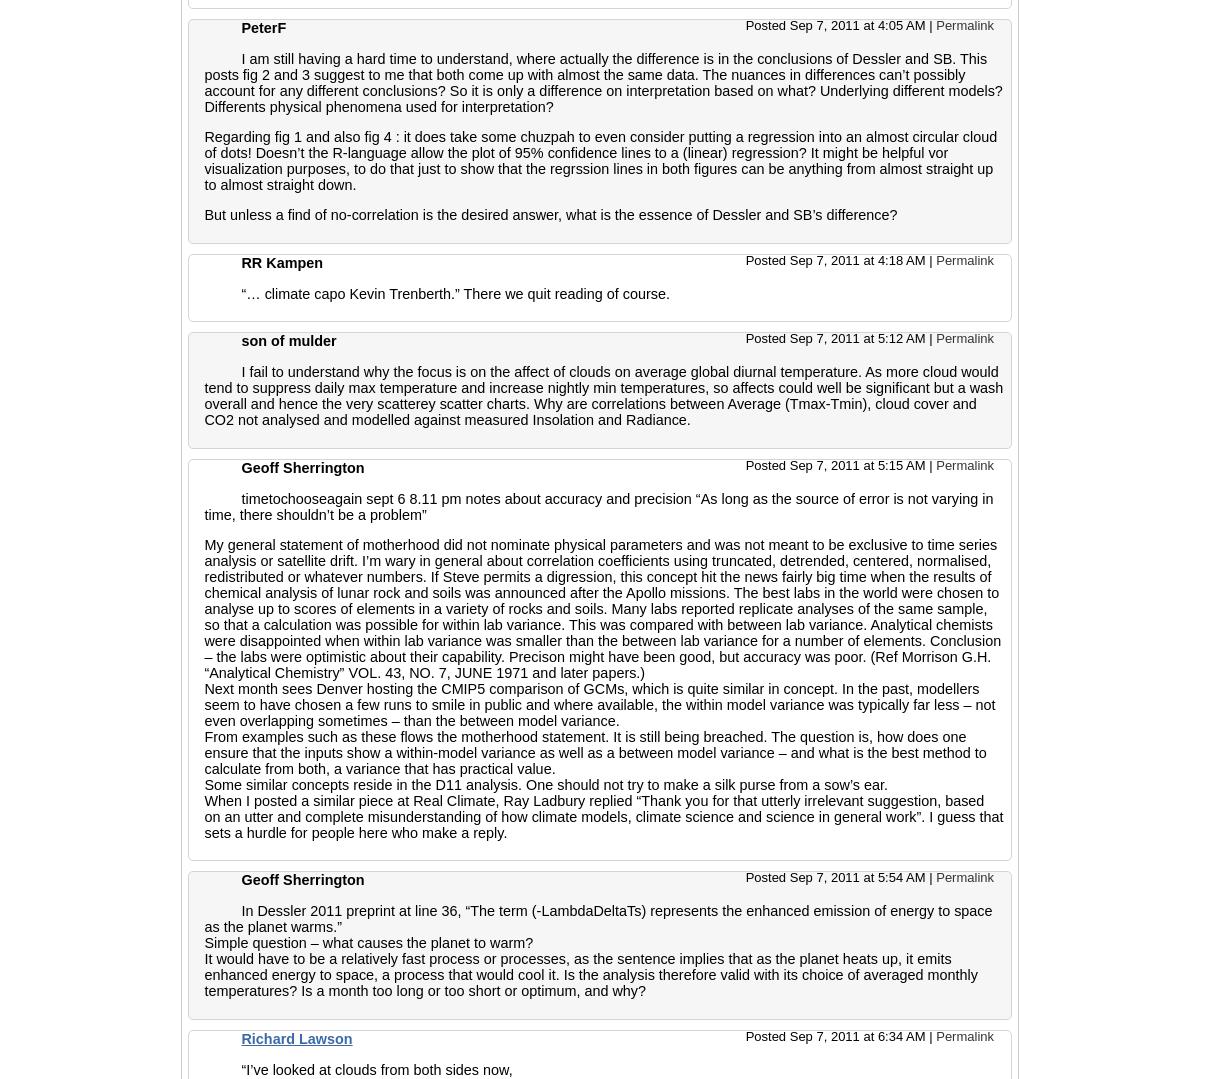  I want to click on 'Richard Lawson', so click(296, 1037).